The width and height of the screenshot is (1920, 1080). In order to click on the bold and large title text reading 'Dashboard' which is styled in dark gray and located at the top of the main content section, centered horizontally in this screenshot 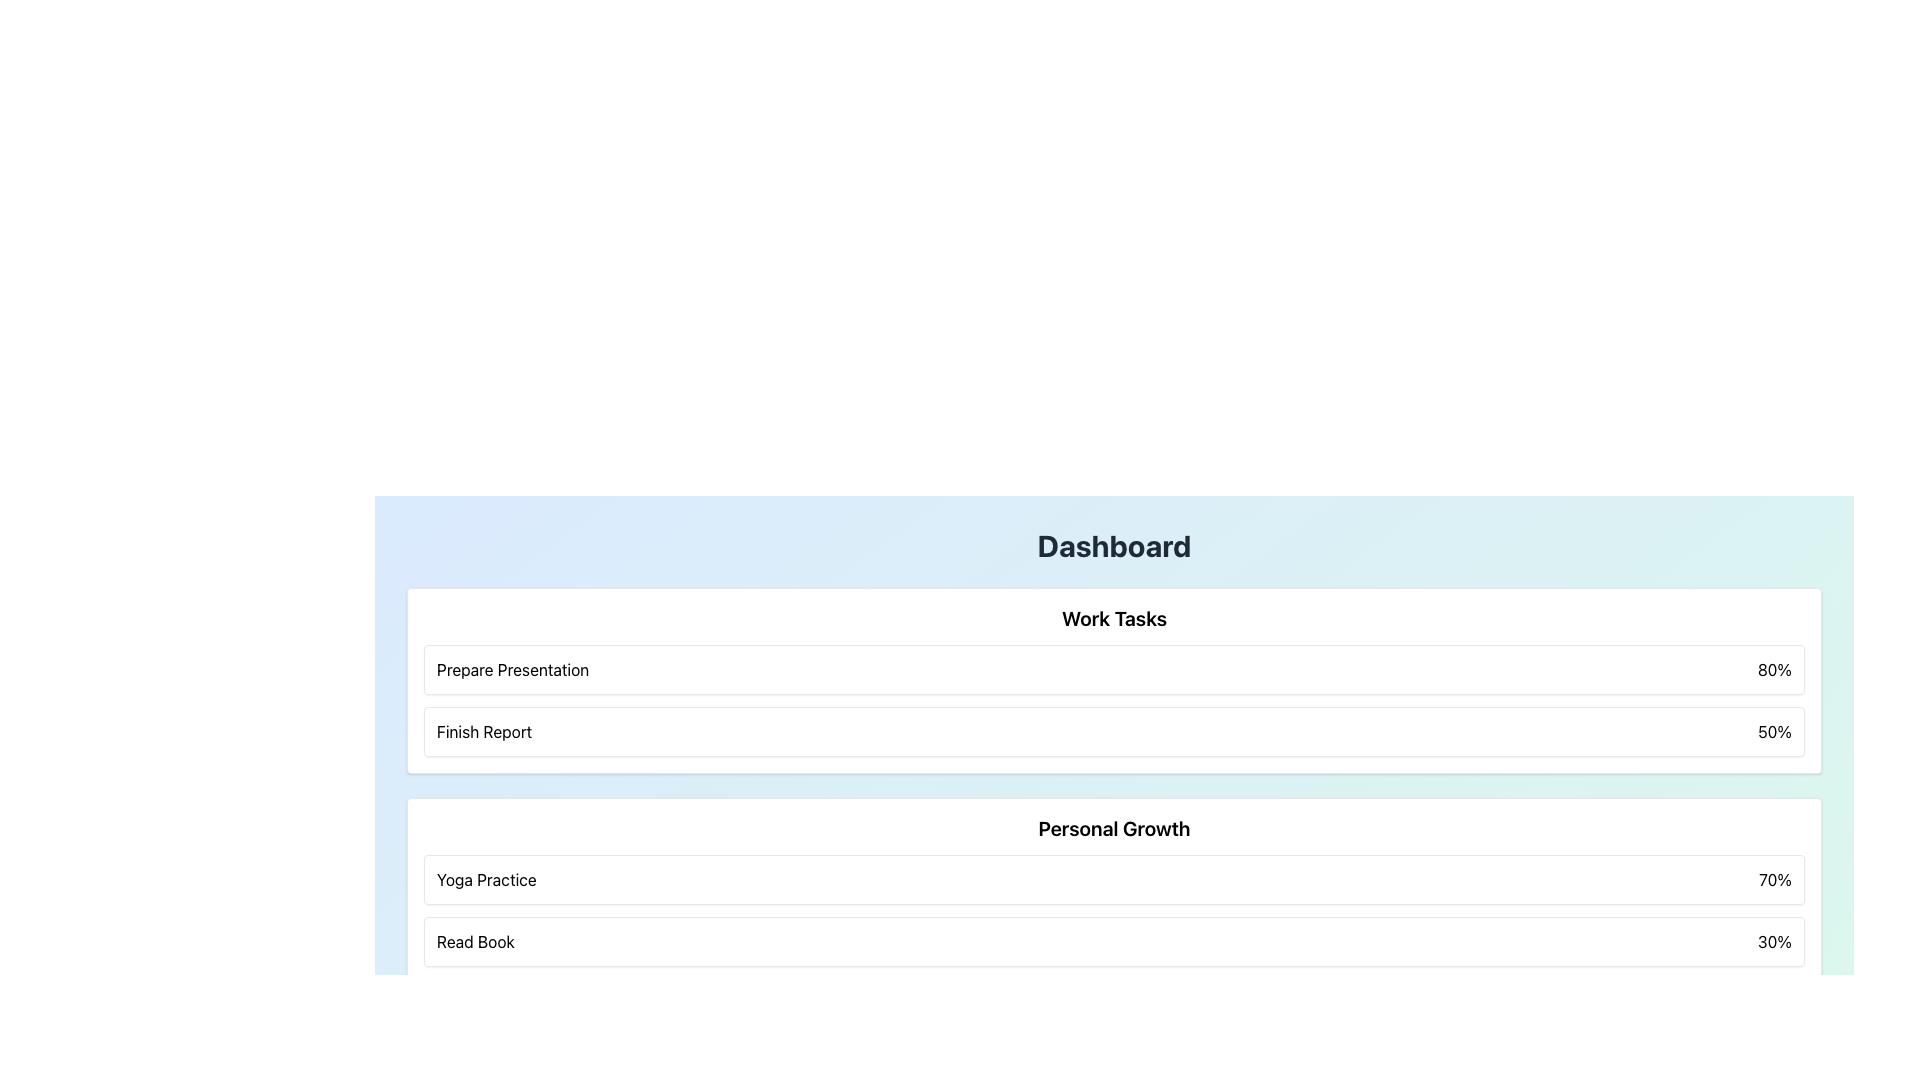, I will do `click(1113, 546)`.